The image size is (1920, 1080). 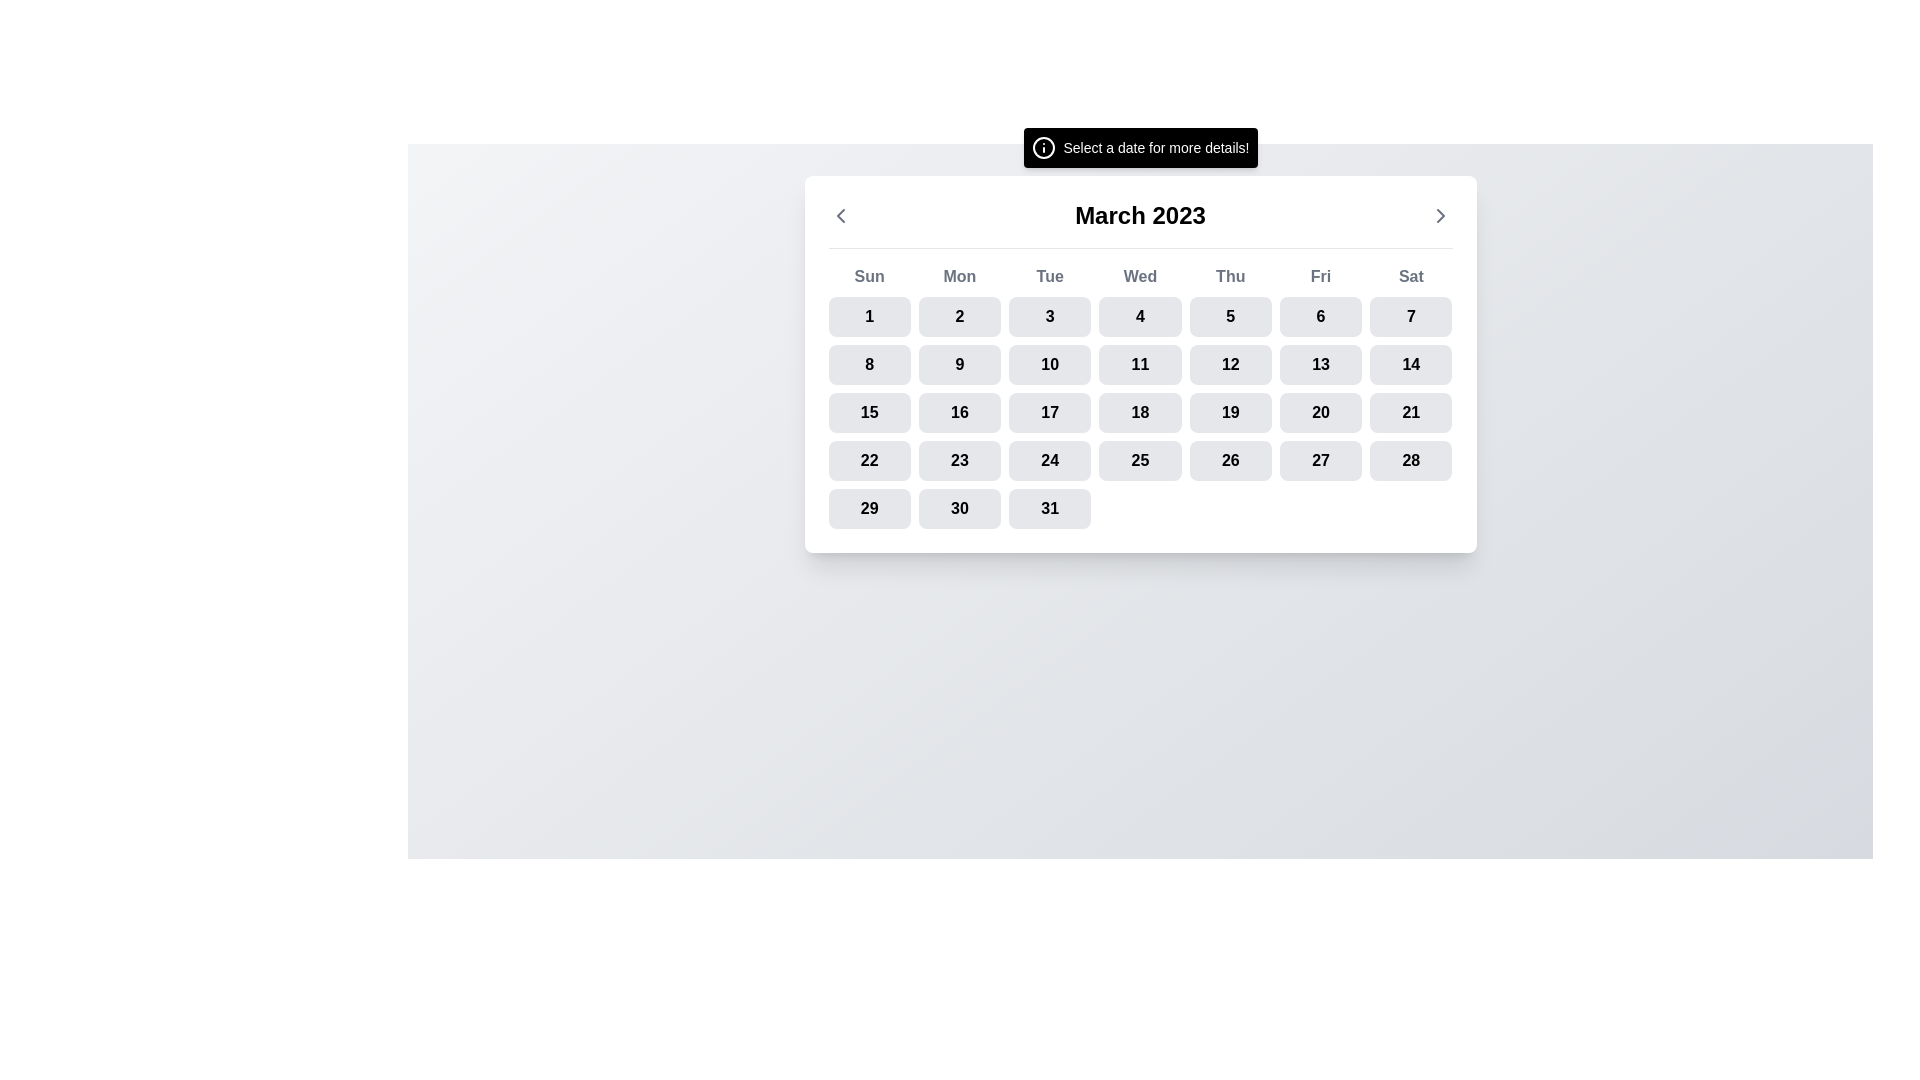 What do you see at coordinates (1410, 365) in the screenshot?
I see `the button labeled '14' in the bottom-right corner of the calendar grid` at bounding box center [1410, 365].